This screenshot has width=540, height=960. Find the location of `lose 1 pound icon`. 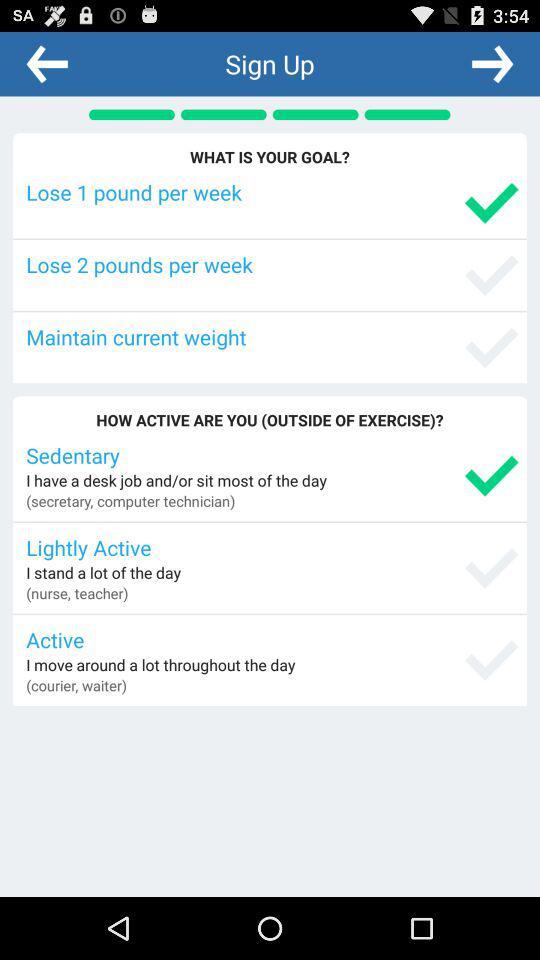

lose 1 pound icon is located at coordinates (271, 192).